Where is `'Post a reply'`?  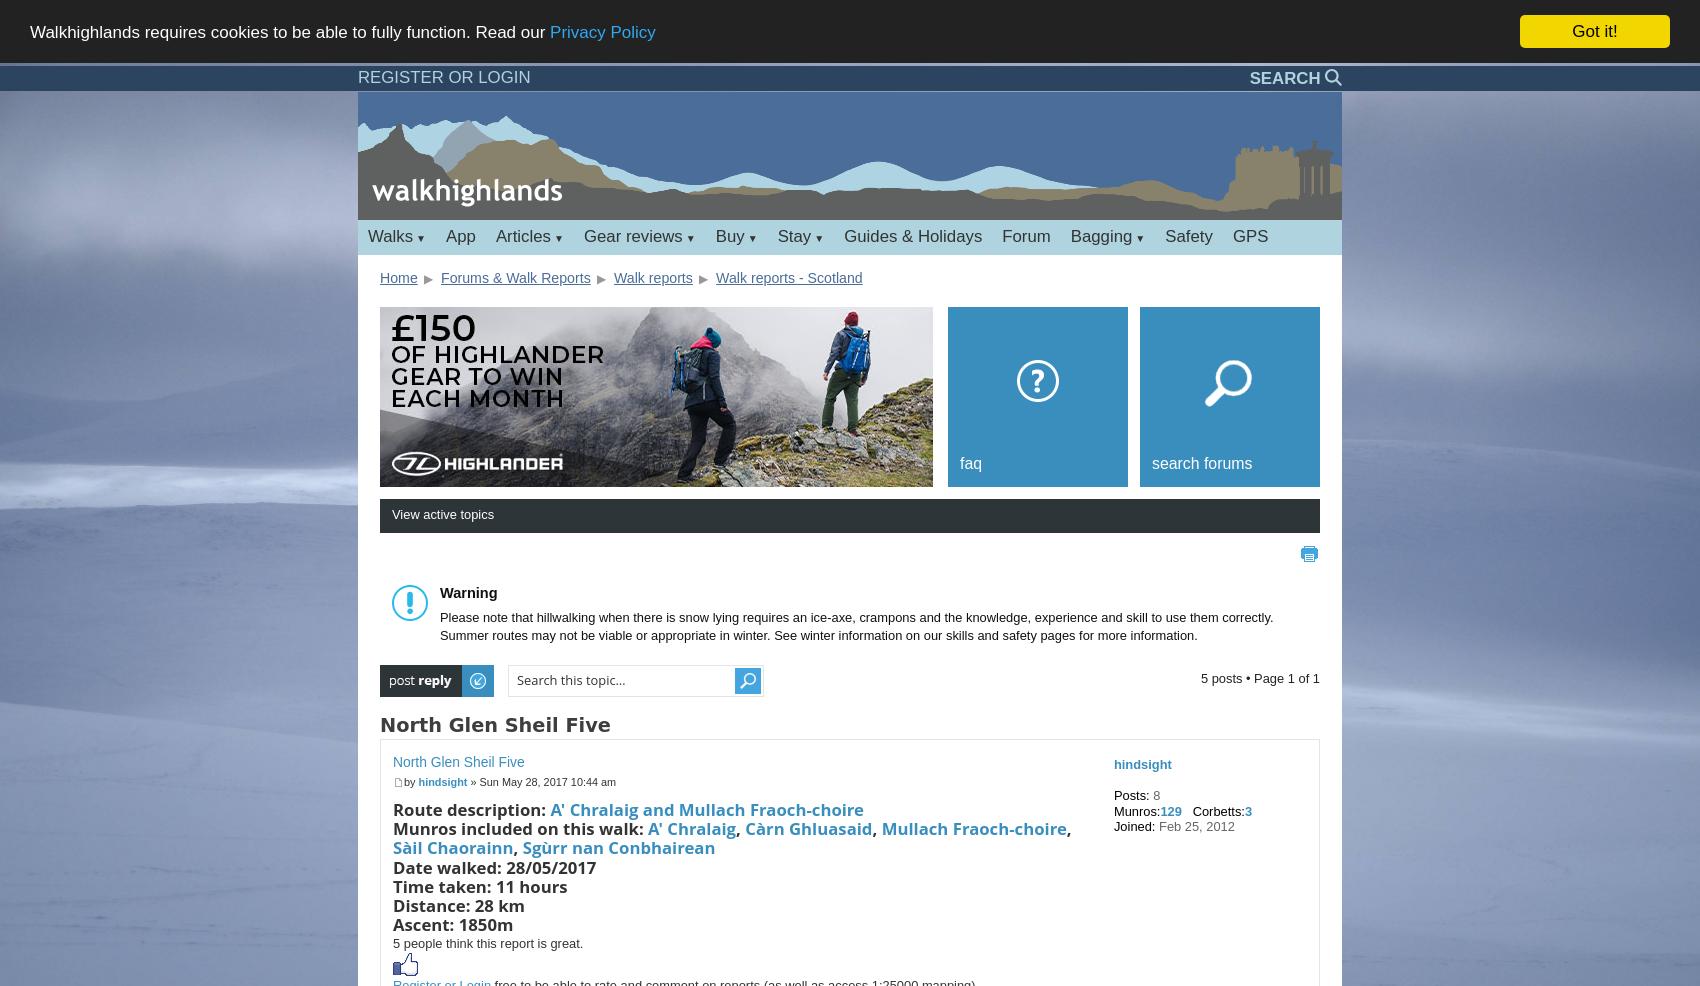
'Post a reply' is located at coordinates (412, 672).